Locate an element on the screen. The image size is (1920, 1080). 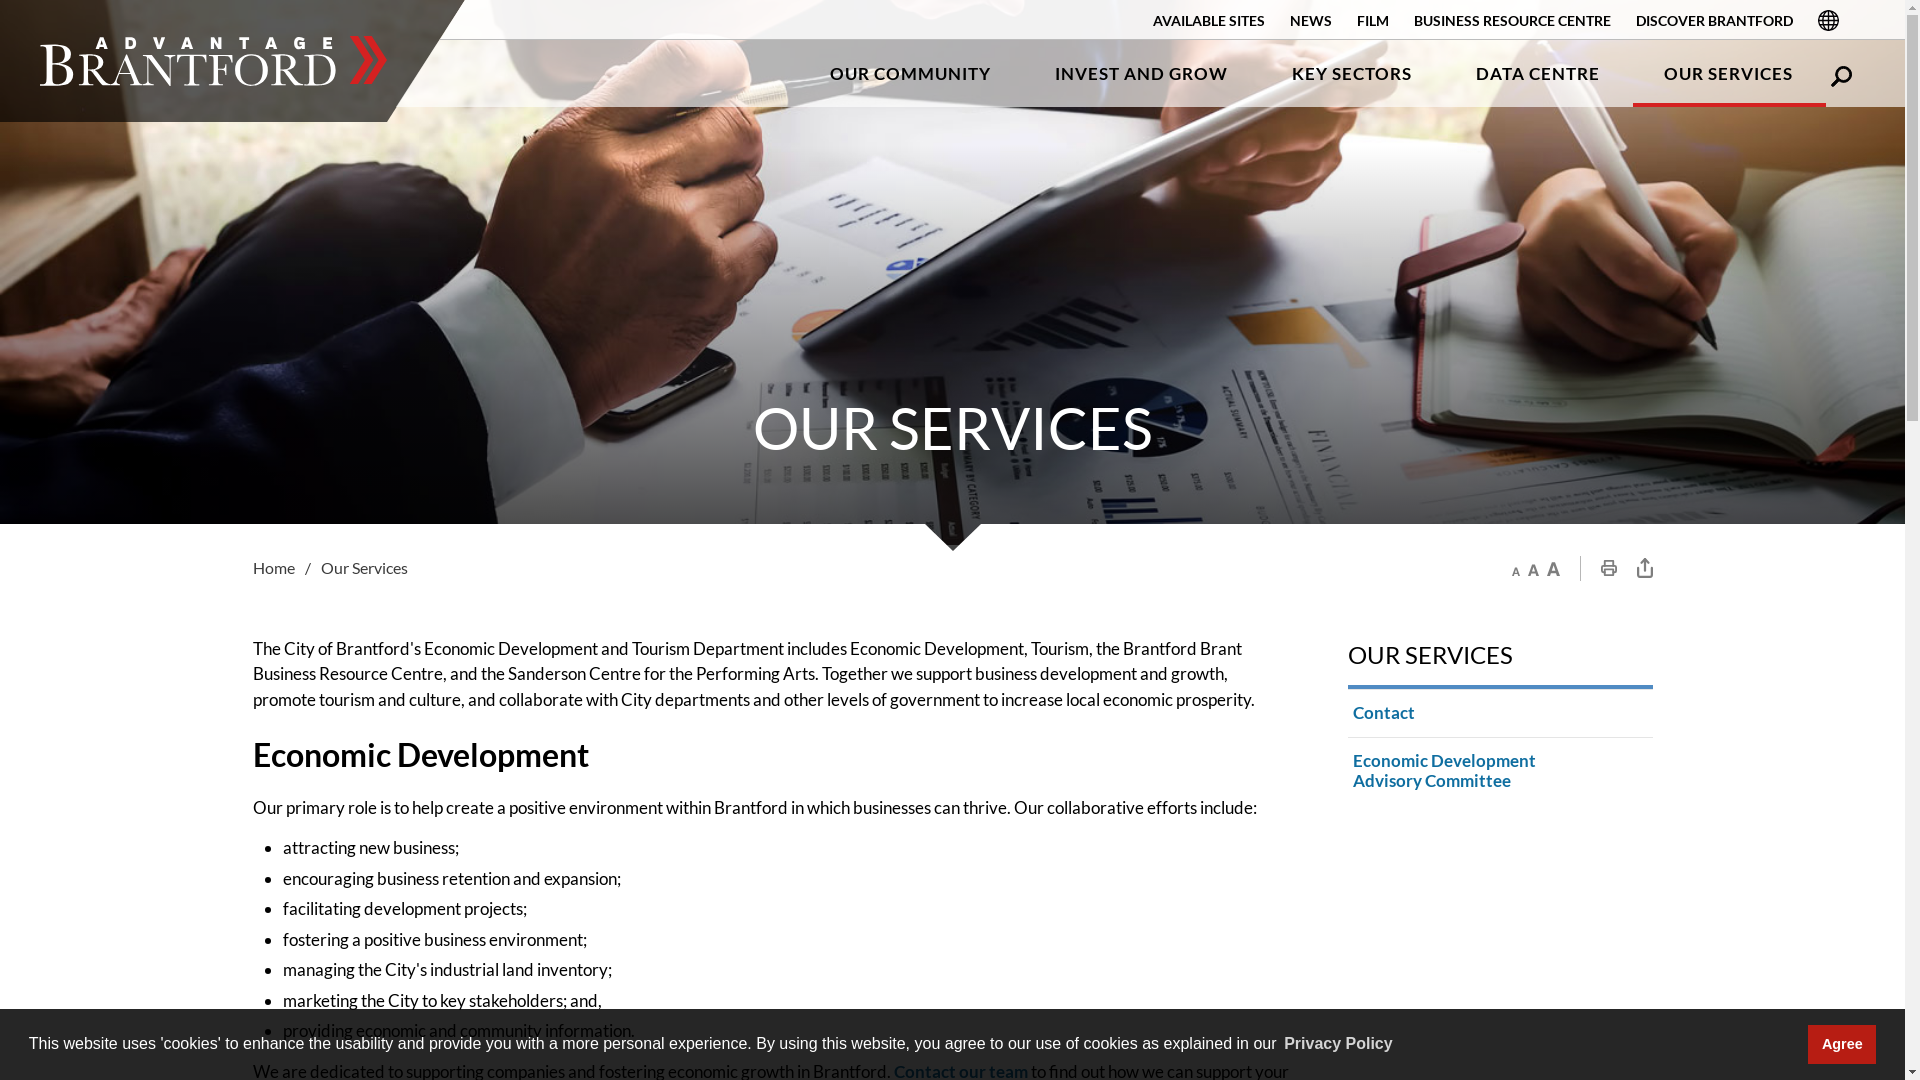
'Agree' is located at coordinates (1808, 1043).